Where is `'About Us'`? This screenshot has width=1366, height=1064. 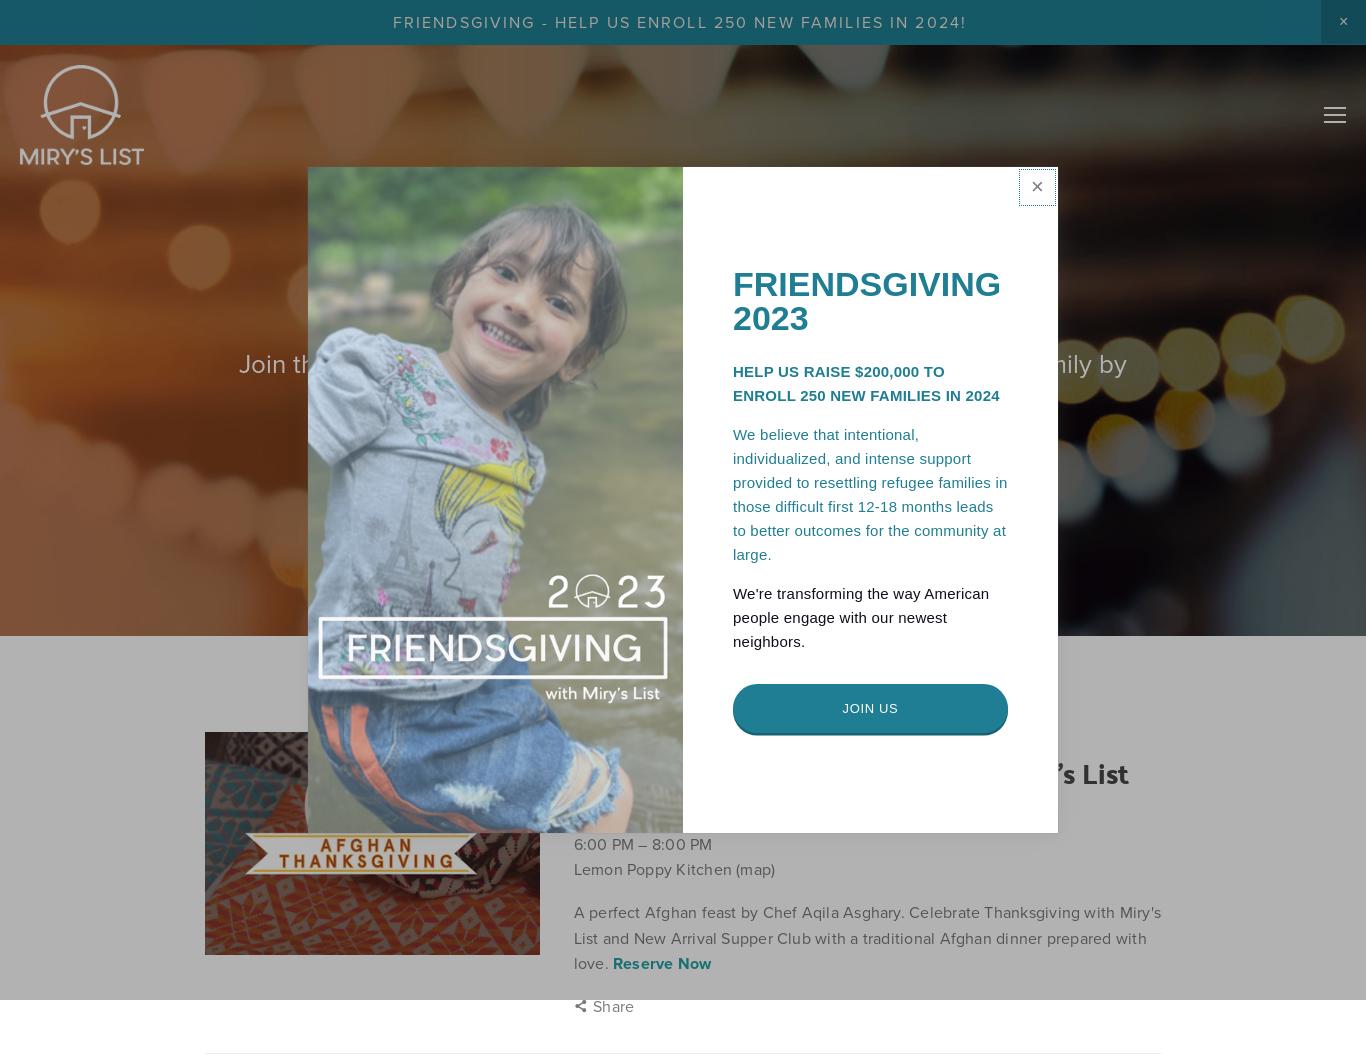 'About Us' is located at coordinates (1160, 45).